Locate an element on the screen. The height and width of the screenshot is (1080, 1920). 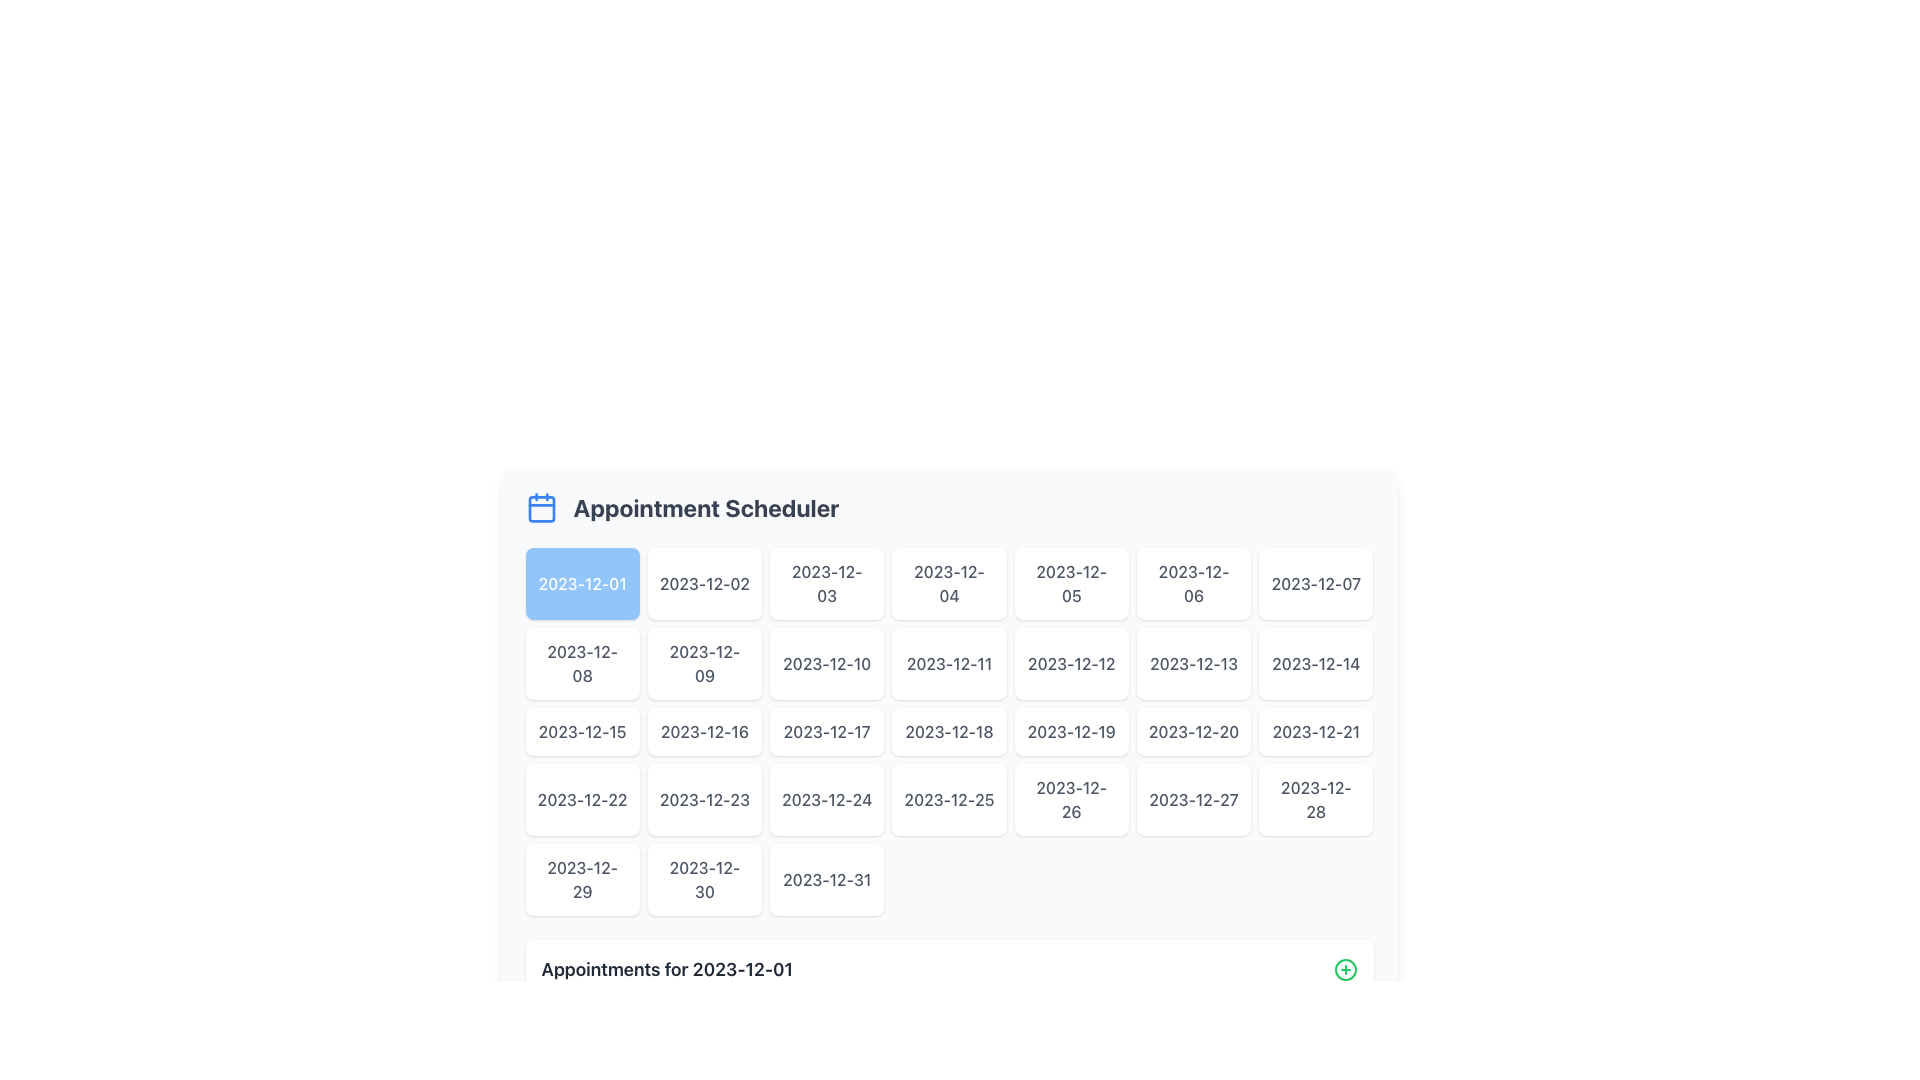
the selectable date button representing the 19th date in the calendar interface is located at coordinates (1070, 732).